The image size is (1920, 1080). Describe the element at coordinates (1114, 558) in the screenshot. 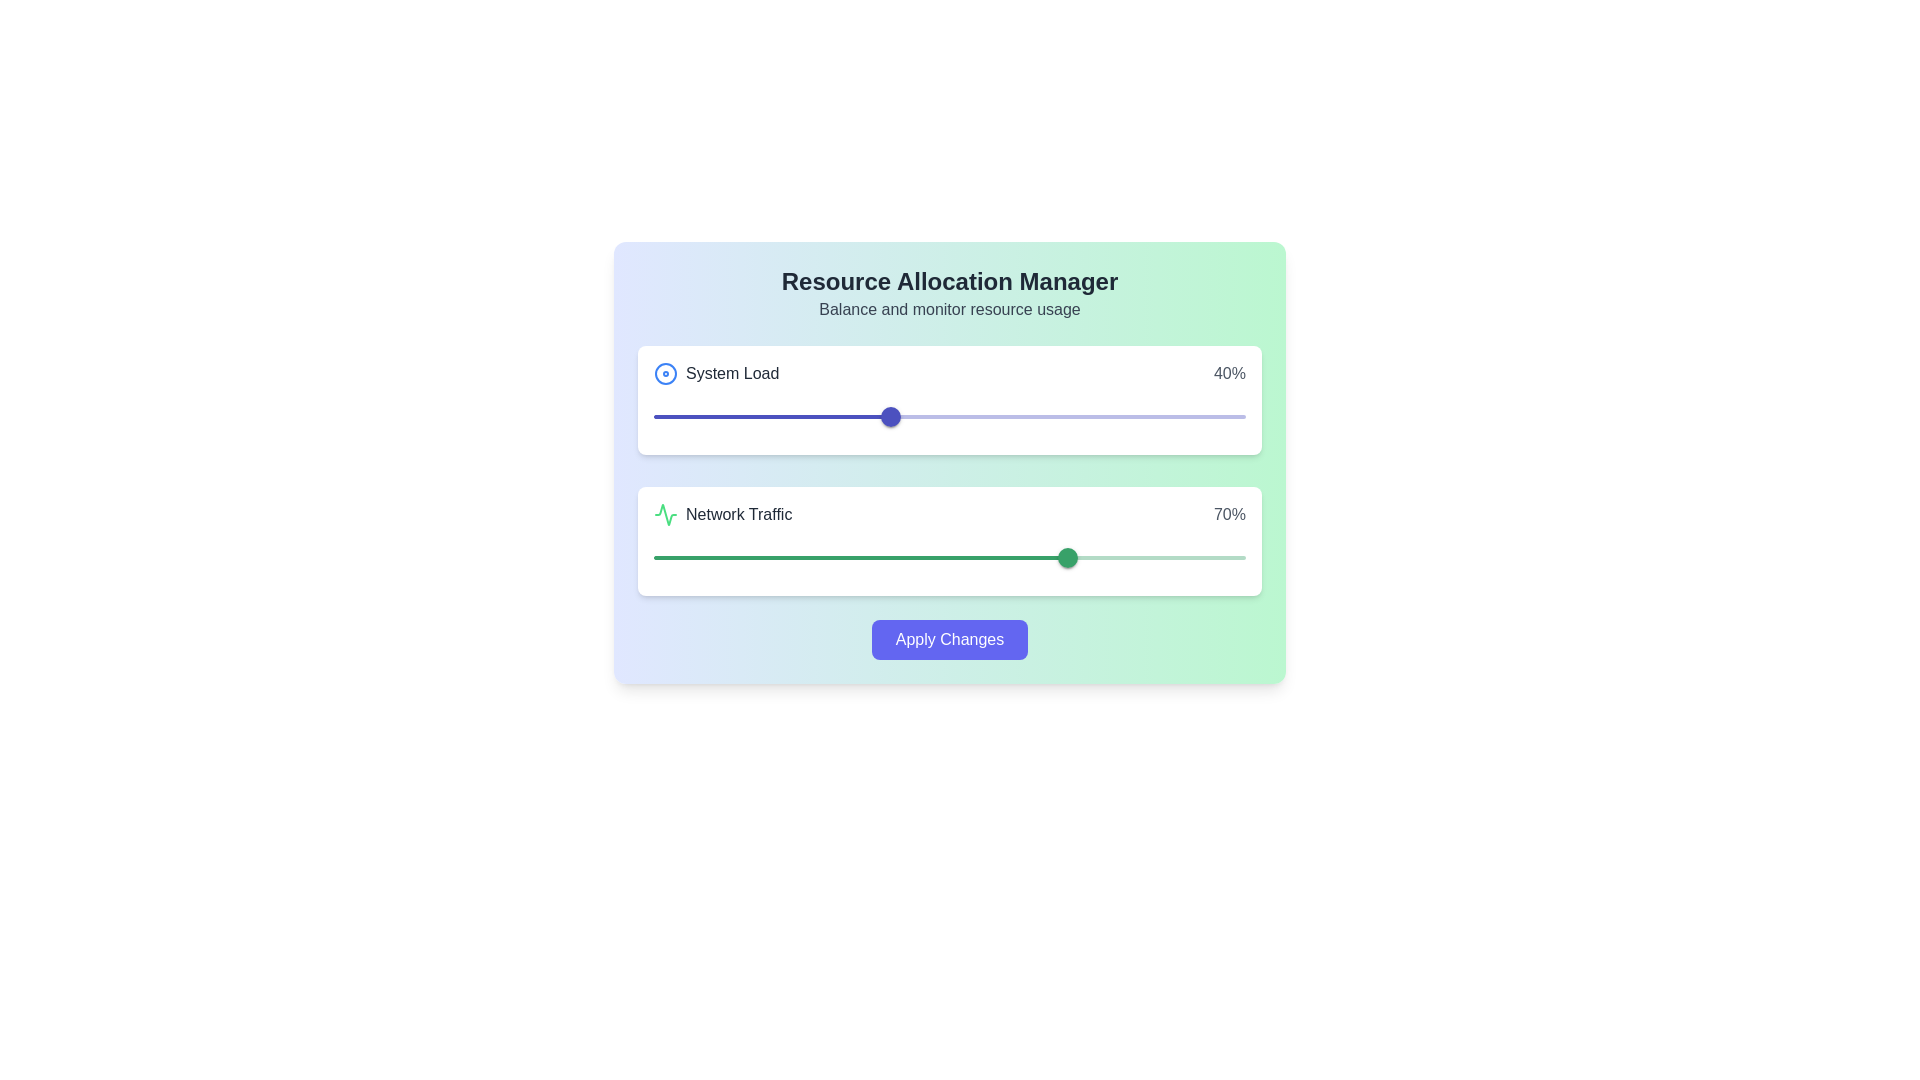

I see `network traffic` at that location.